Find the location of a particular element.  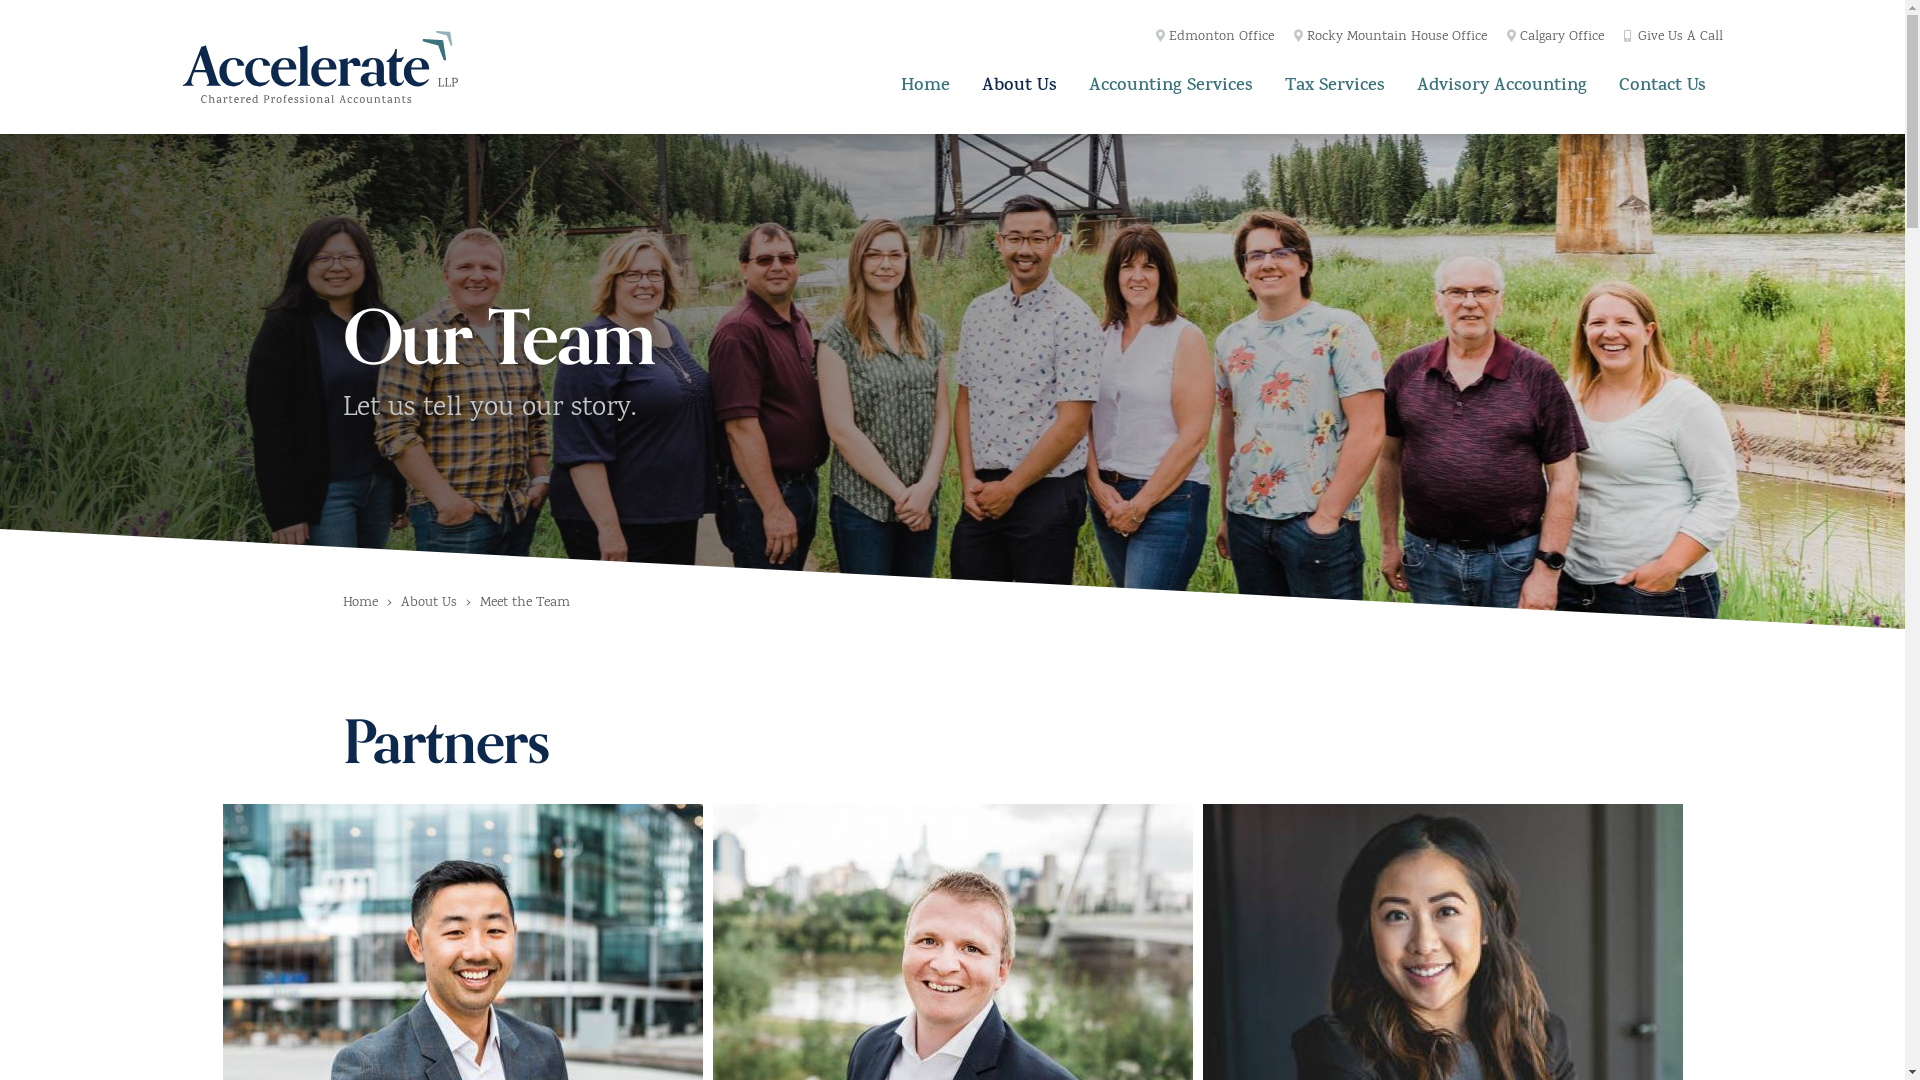

'About Us' is located at coordinates (427, 603).